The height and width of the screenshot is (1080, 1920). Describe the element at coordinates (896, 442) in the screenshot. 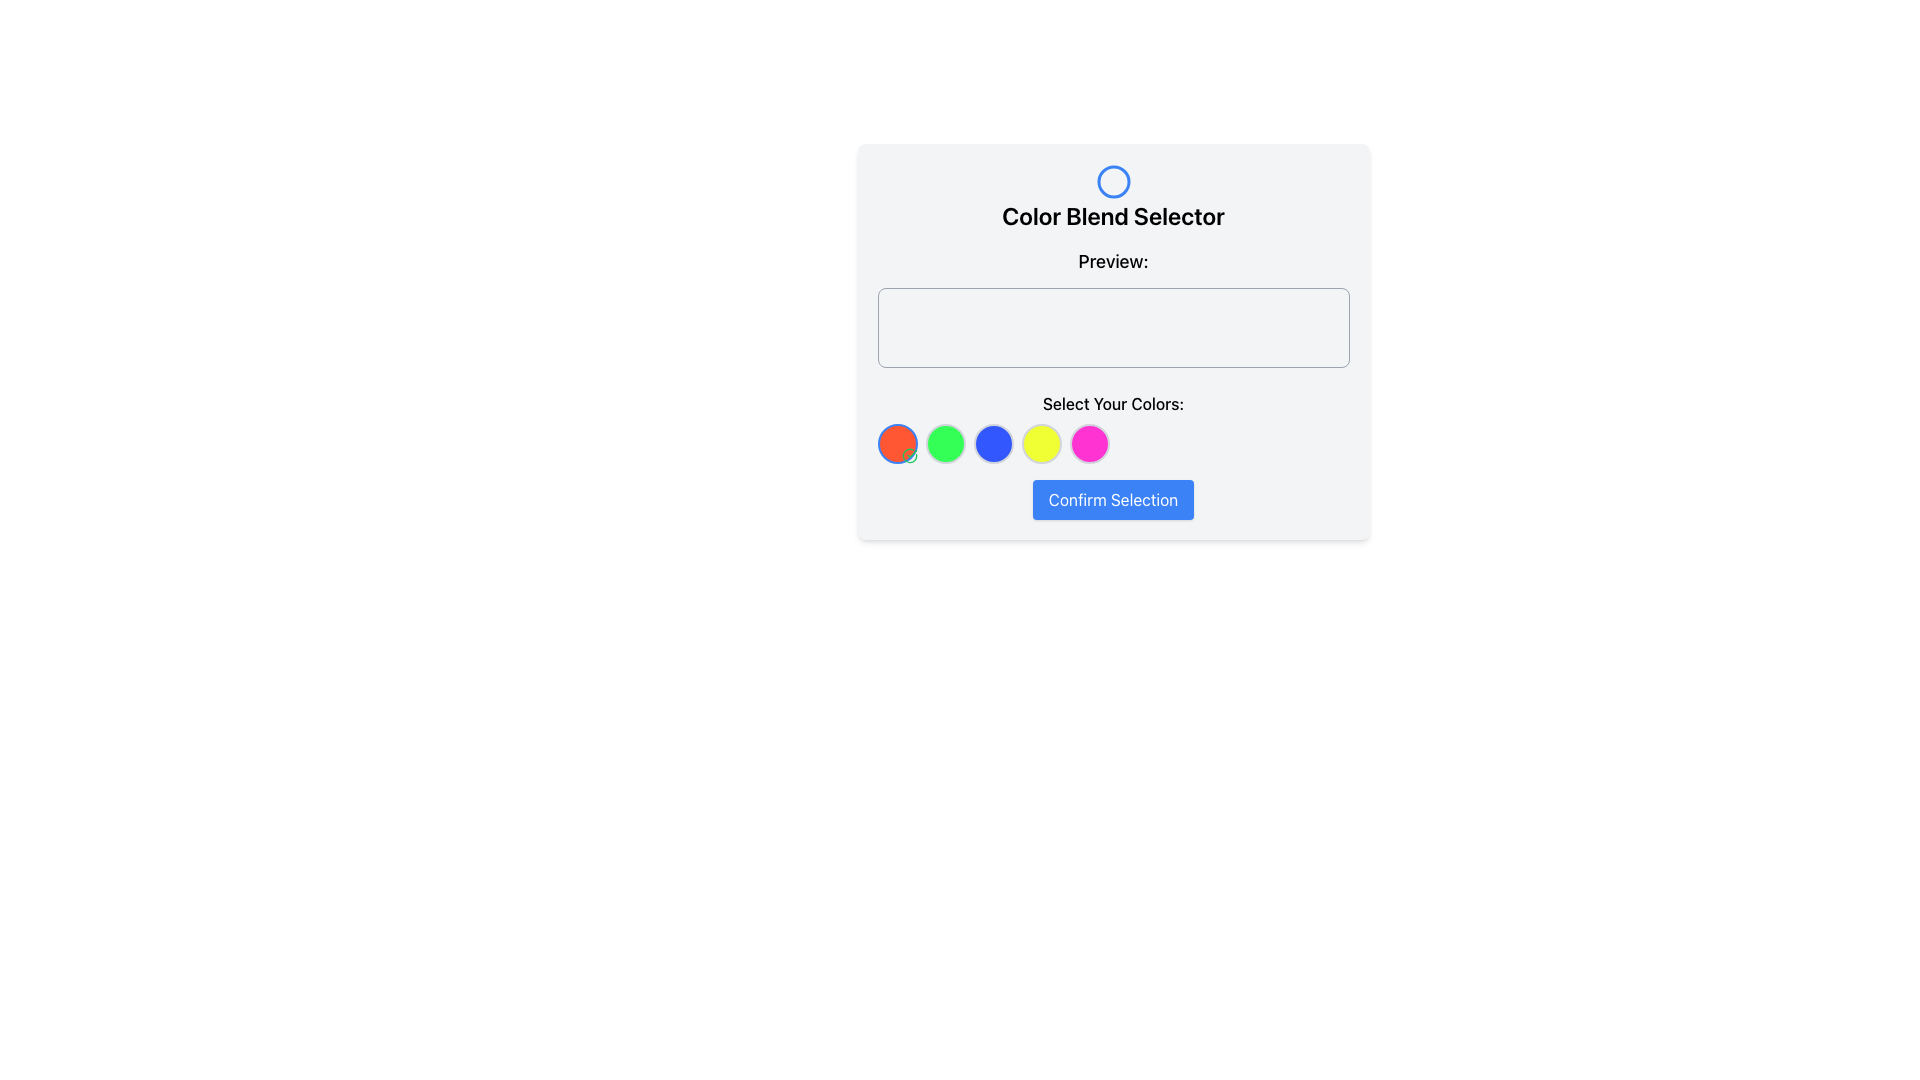

I see `the circular color selection button with a vibrant red fill and a green checkmark in the bottom right corner` at that location.